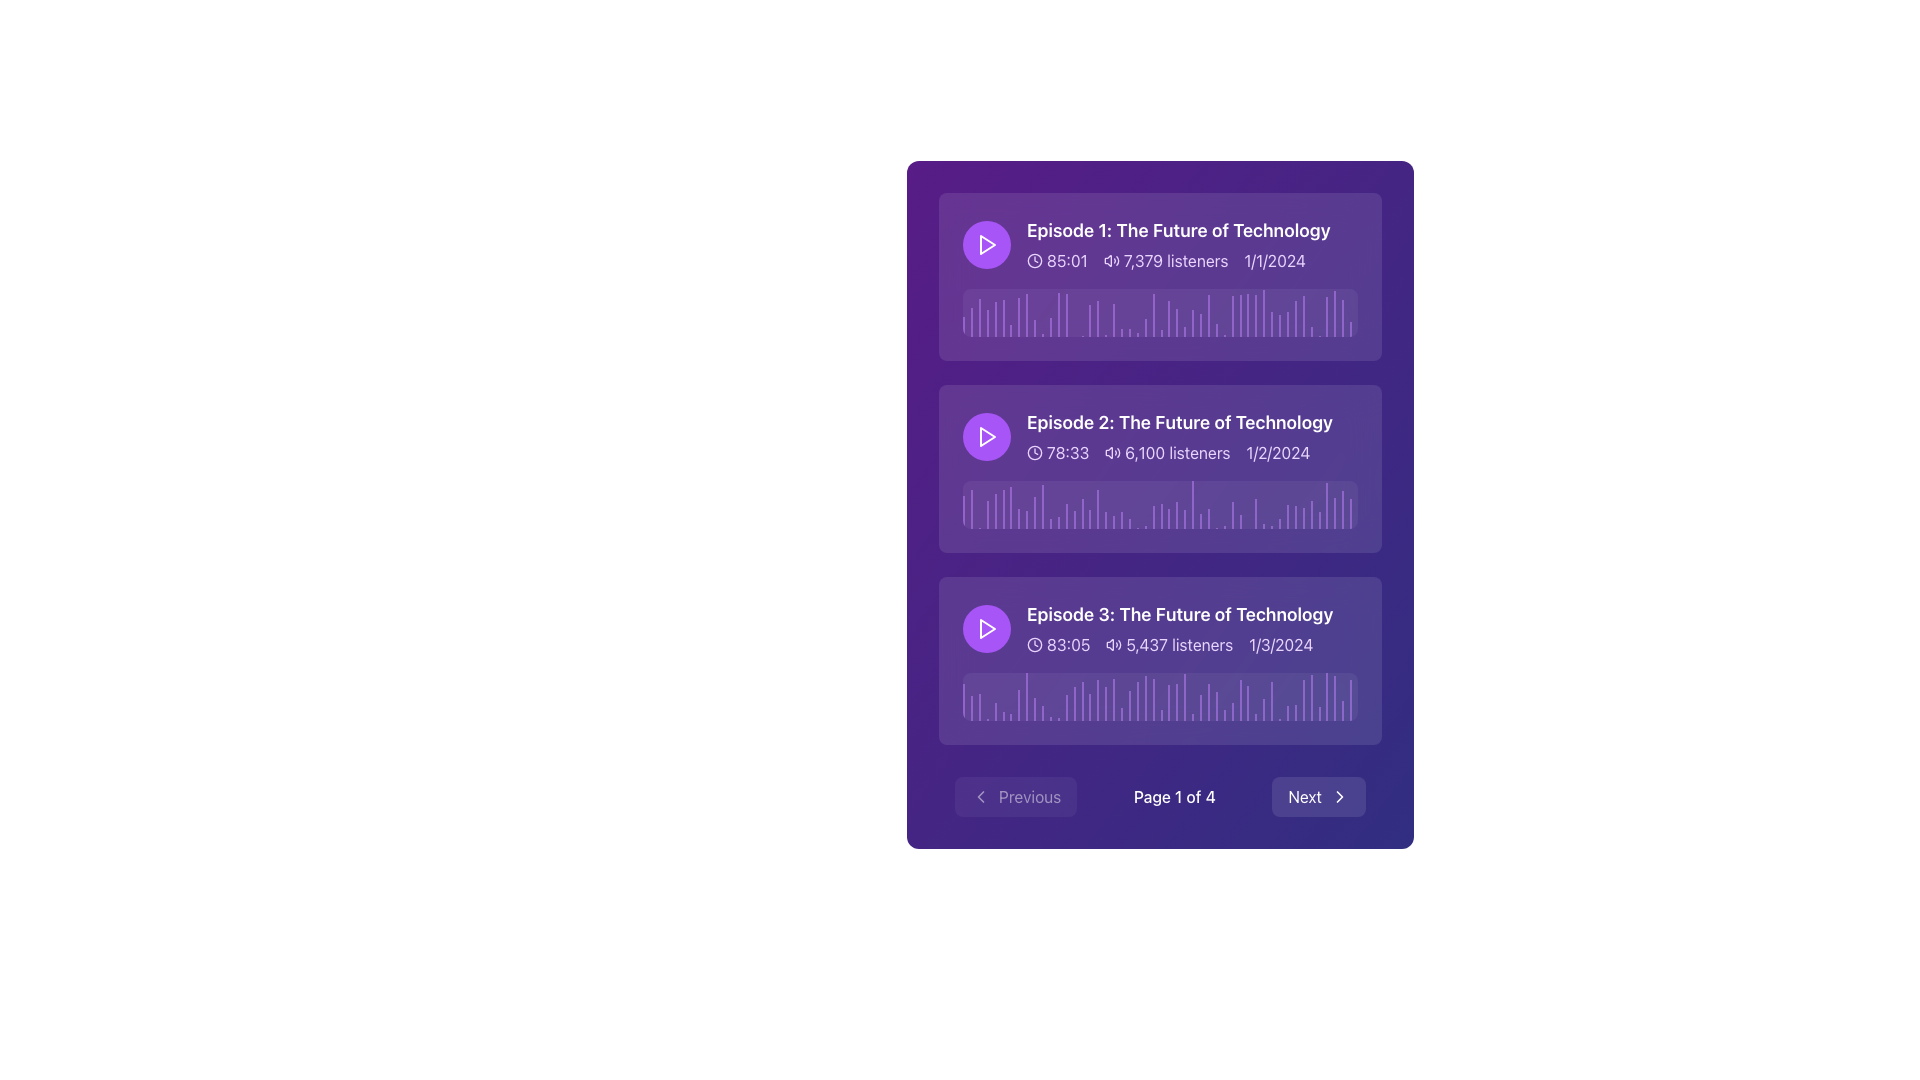 Image resolution: width=1920 pixels, height=1080 pixels. What do you see at coordinates (995, 710) in the screenshot?
I see `the fifth vertical bar indicator in the lower part of the interface, which represents a marker in a visual scale or waveform` at bounding box center [995, 710].